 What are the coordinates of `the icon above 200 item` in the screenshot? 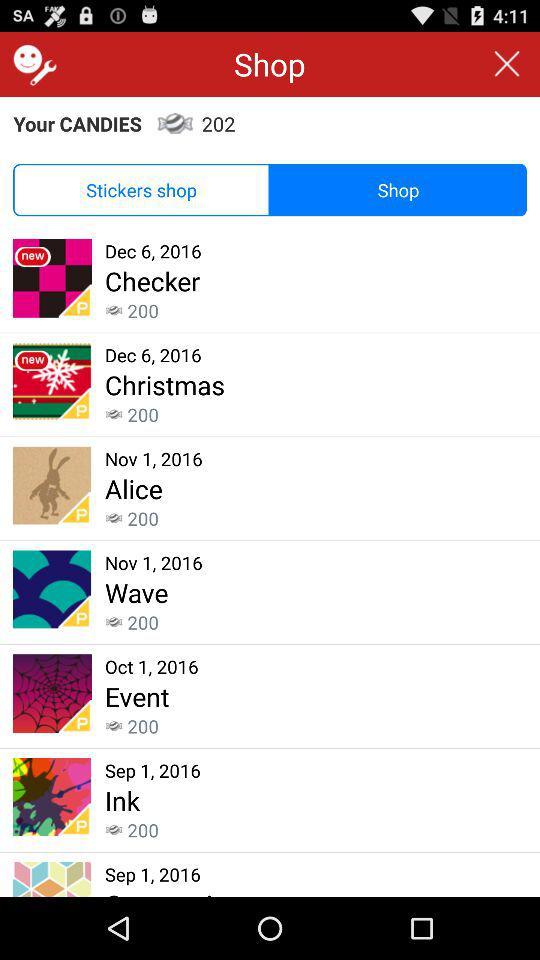 It's located at (164, 383).